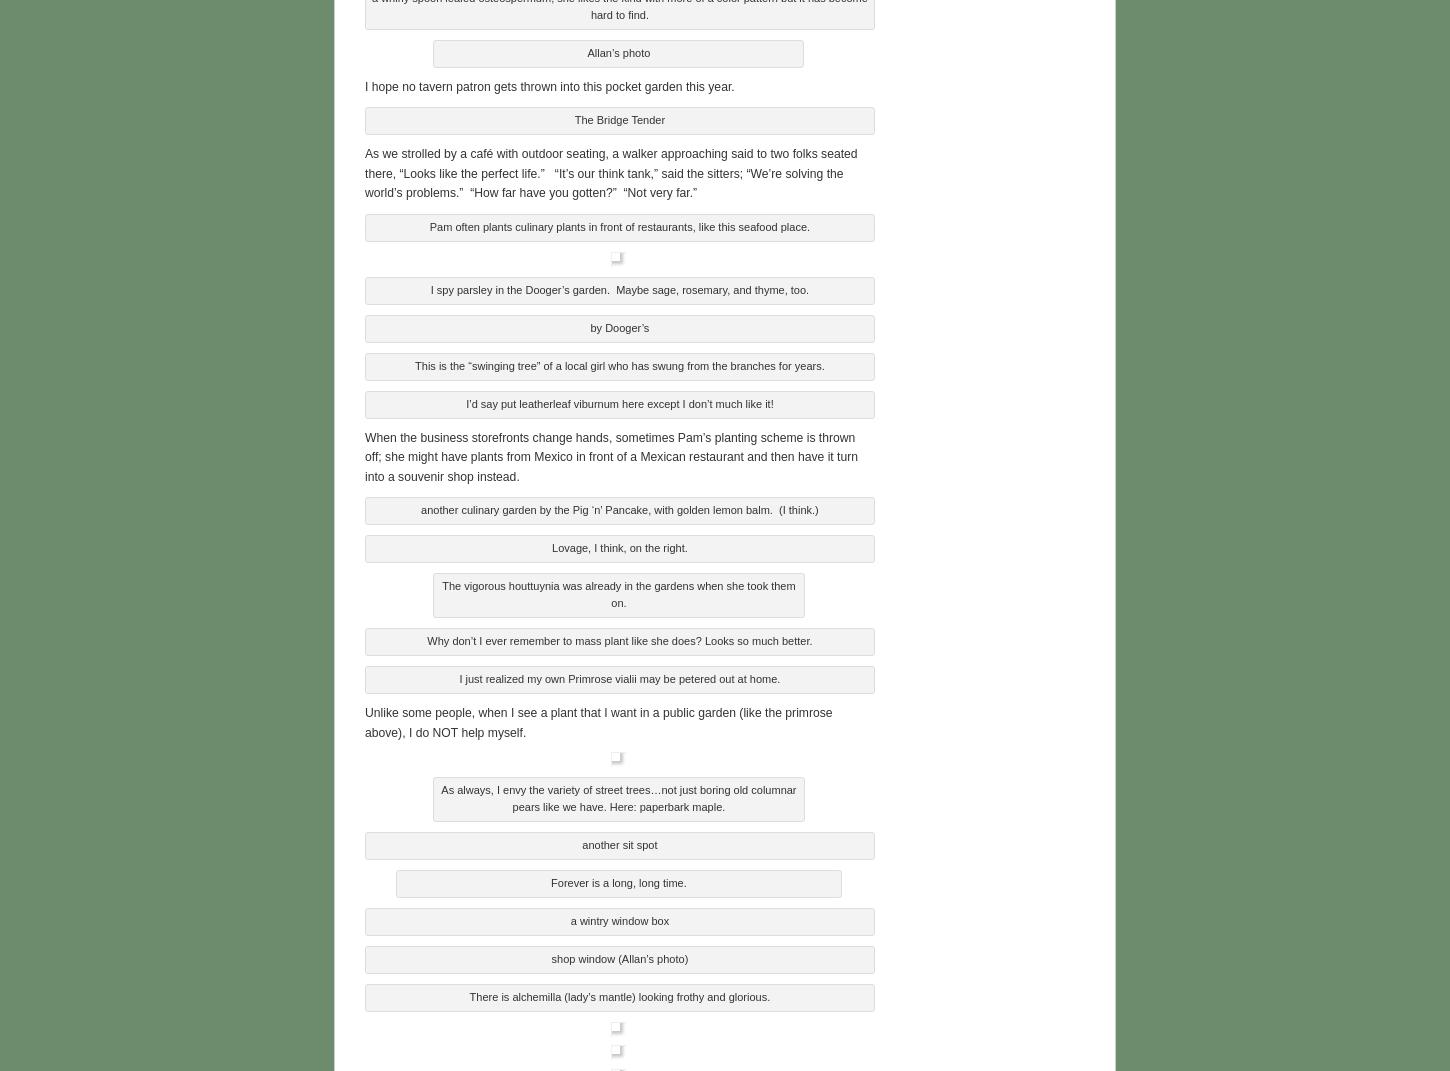 This screenshot has width=1450, height=1071. Describe the element at coordinates (618, 637) in the screenshot. I see `'Why don’t I ever remember to mass plant like she does? Looks so much better.'` at that location.